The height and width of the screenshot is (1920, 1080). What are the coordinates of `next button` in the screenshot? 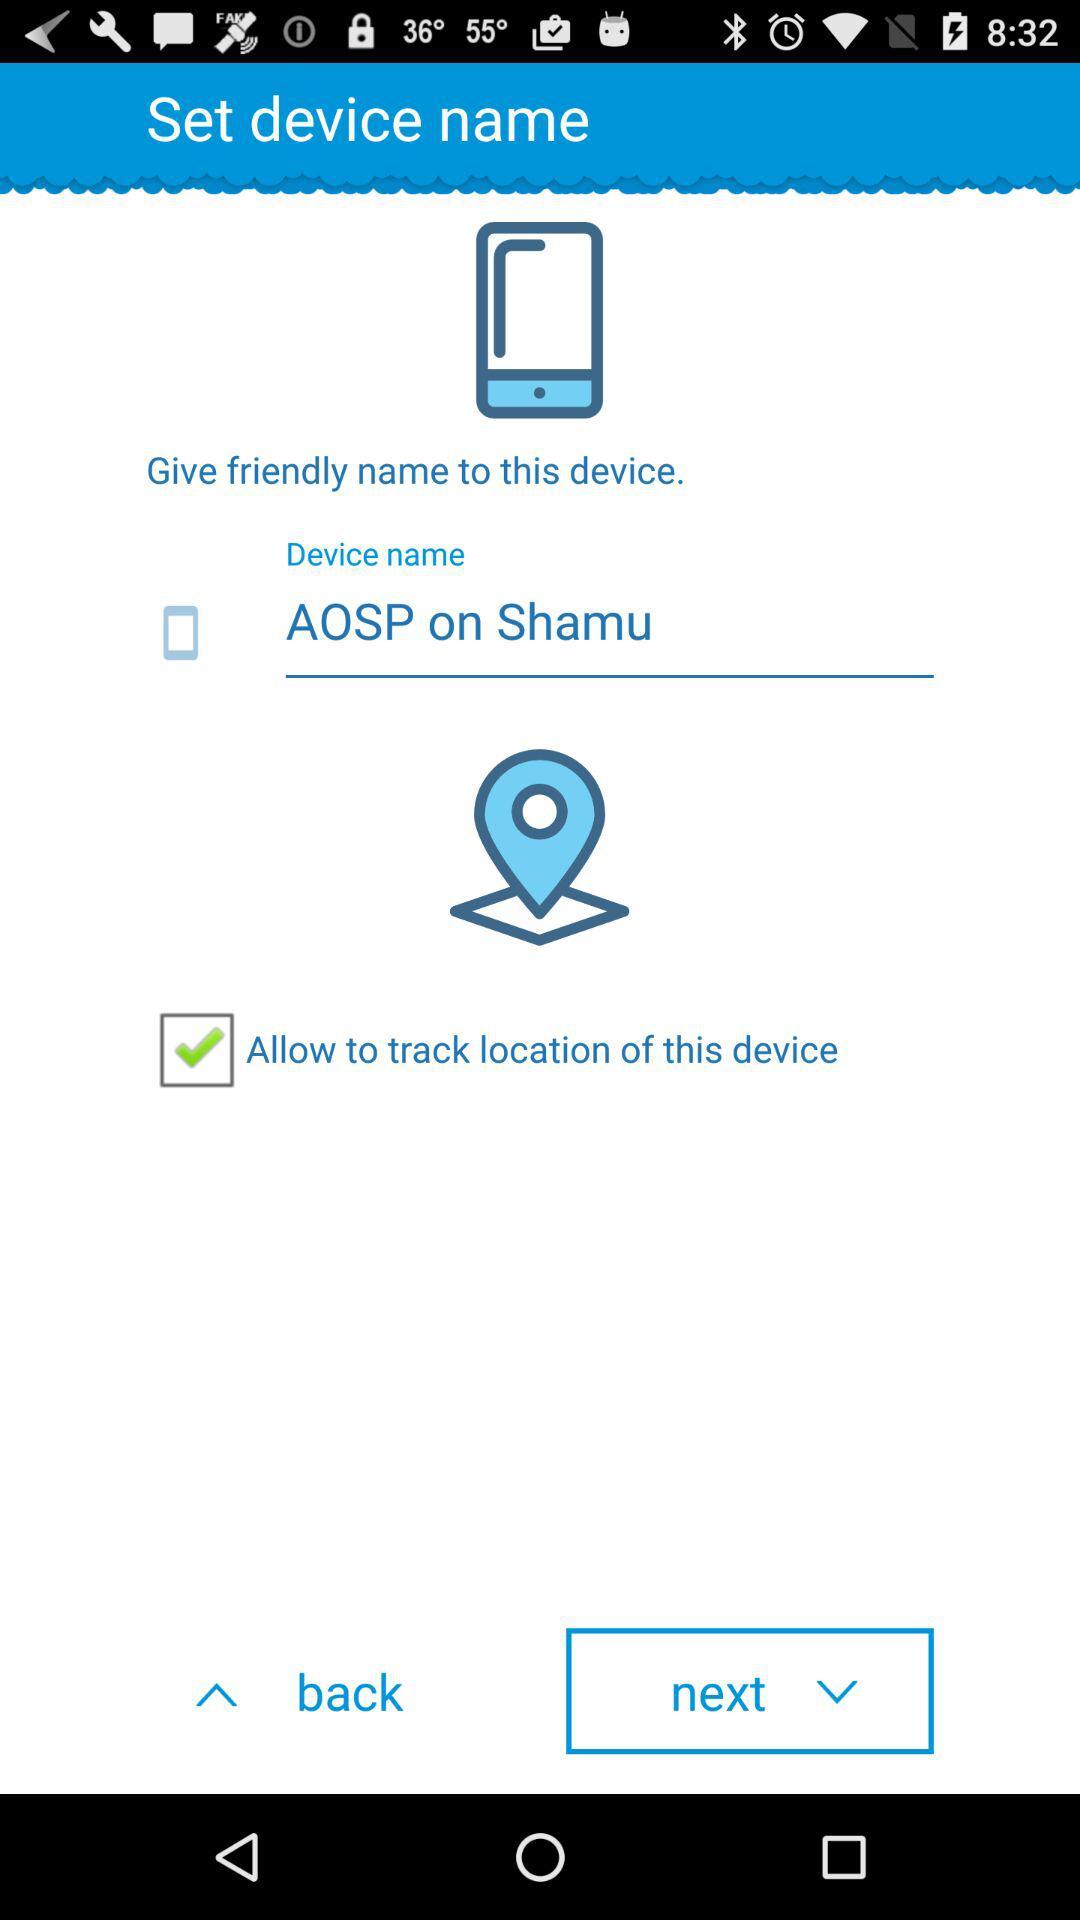 It's located at (749, 1690).